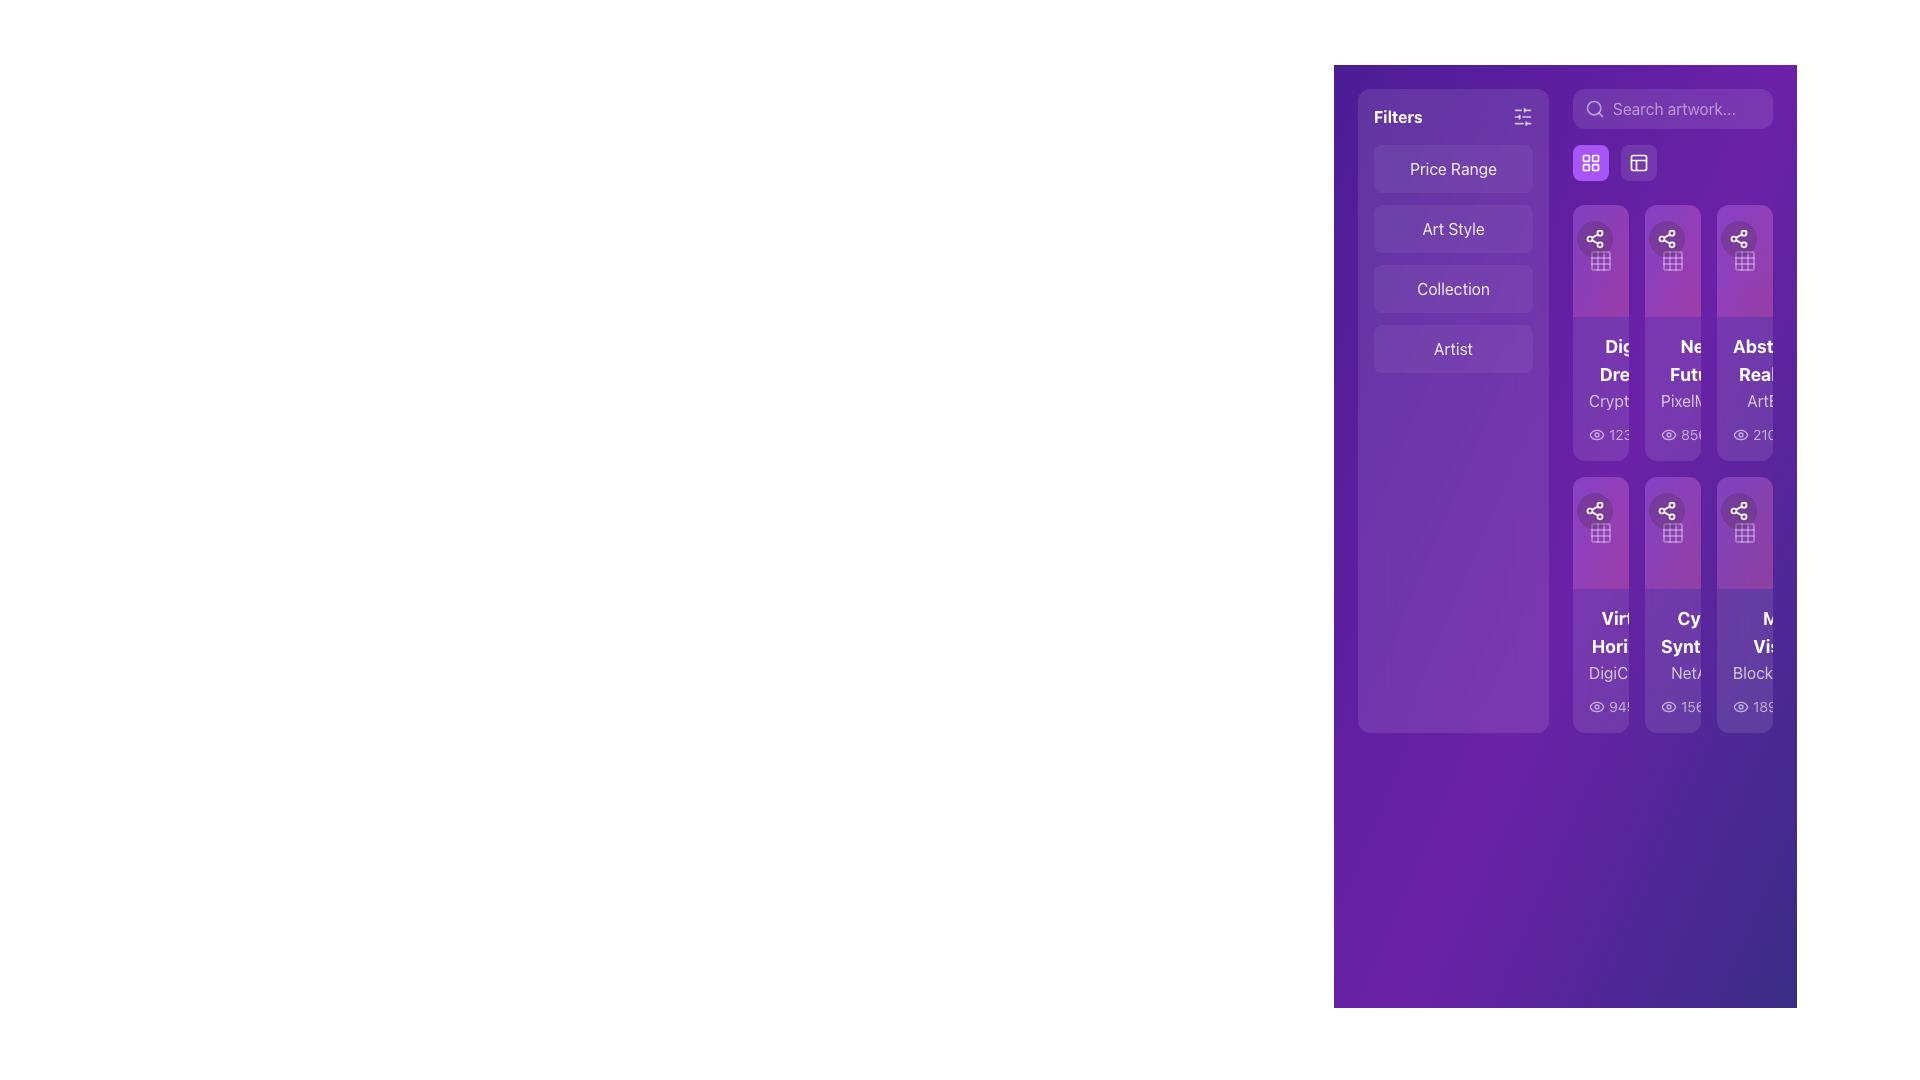 This screenshot has height=1080, width=1920. I want to click on the circular share icon button located at the top-right corner of the card, which features three small connected circles in a triangular shape on a rounded black background, so click(1737, 509).